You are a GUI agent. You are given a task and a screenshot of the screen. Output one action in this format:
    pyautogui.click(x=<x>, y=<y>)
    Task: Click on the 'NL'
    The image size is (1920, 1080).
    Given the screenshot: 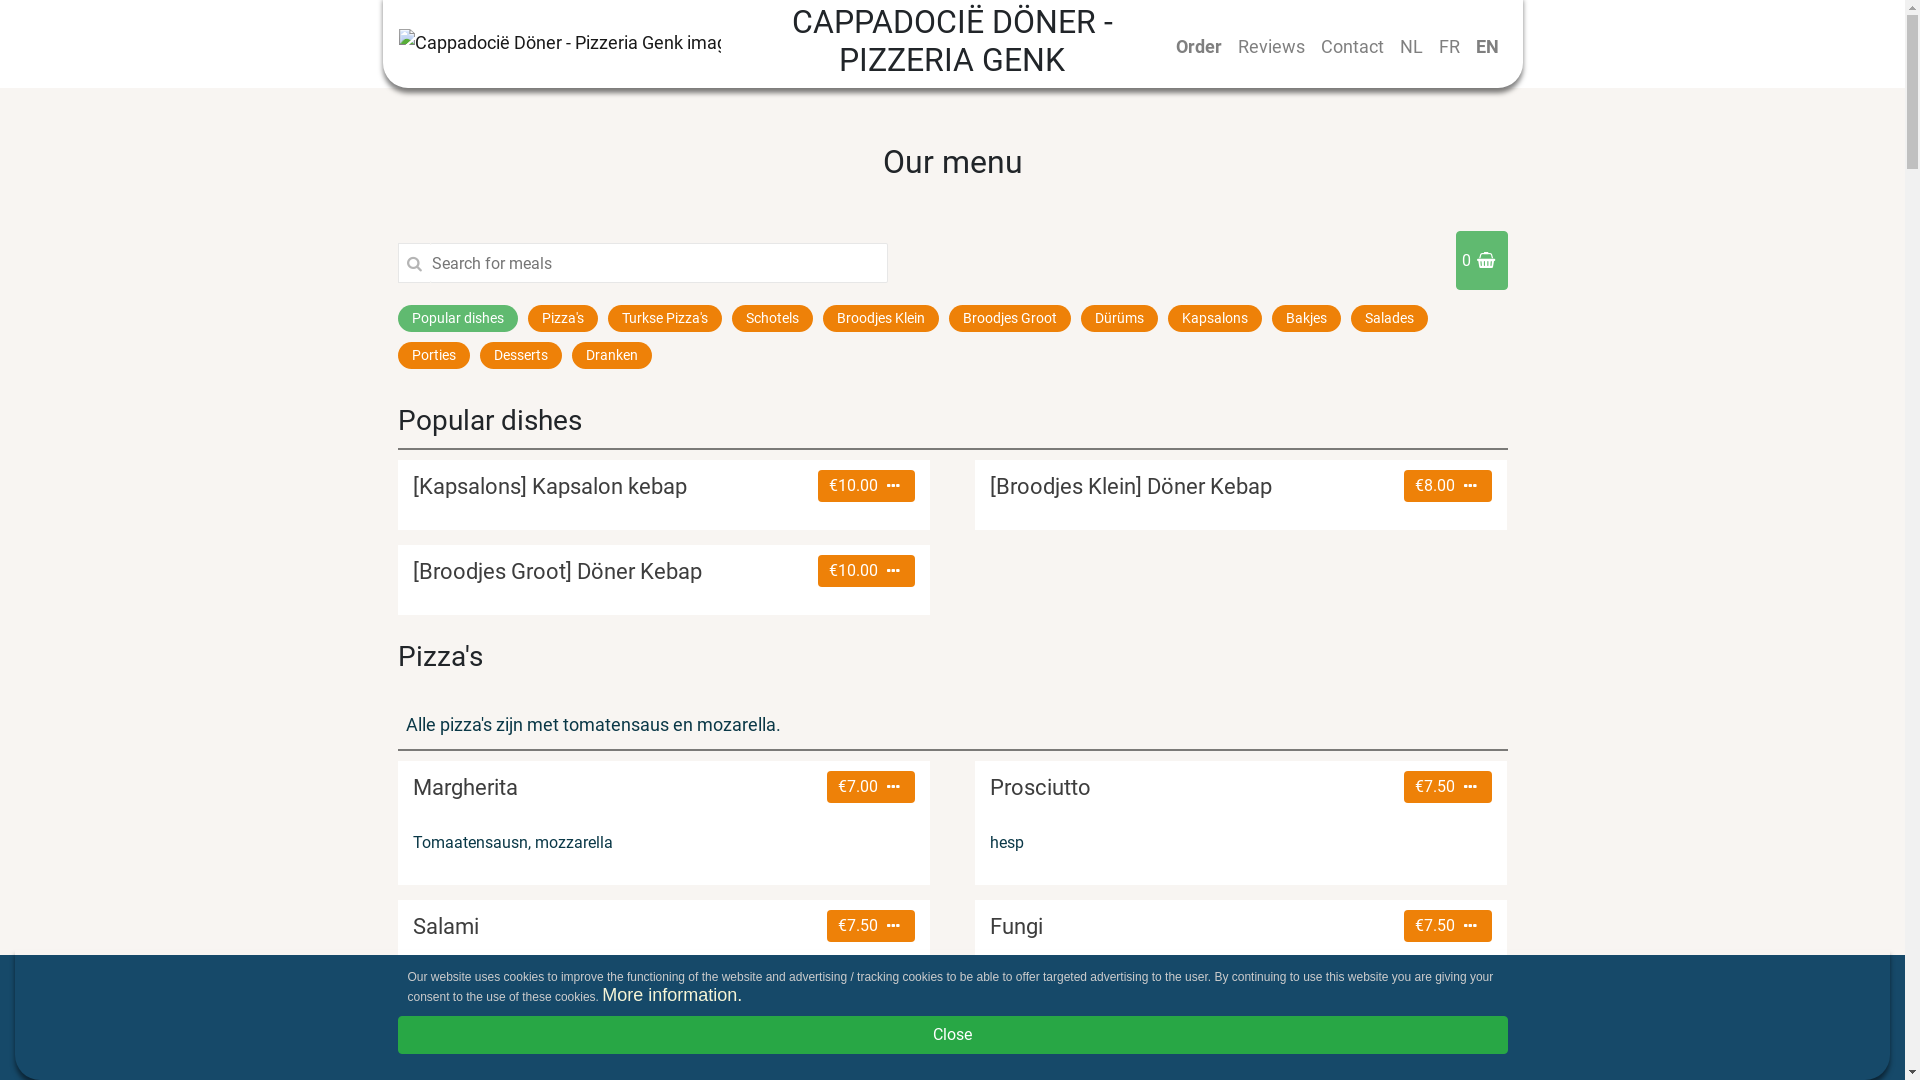 What is the action you would take?
    pyautogui.click(x=1410, y=45)
    